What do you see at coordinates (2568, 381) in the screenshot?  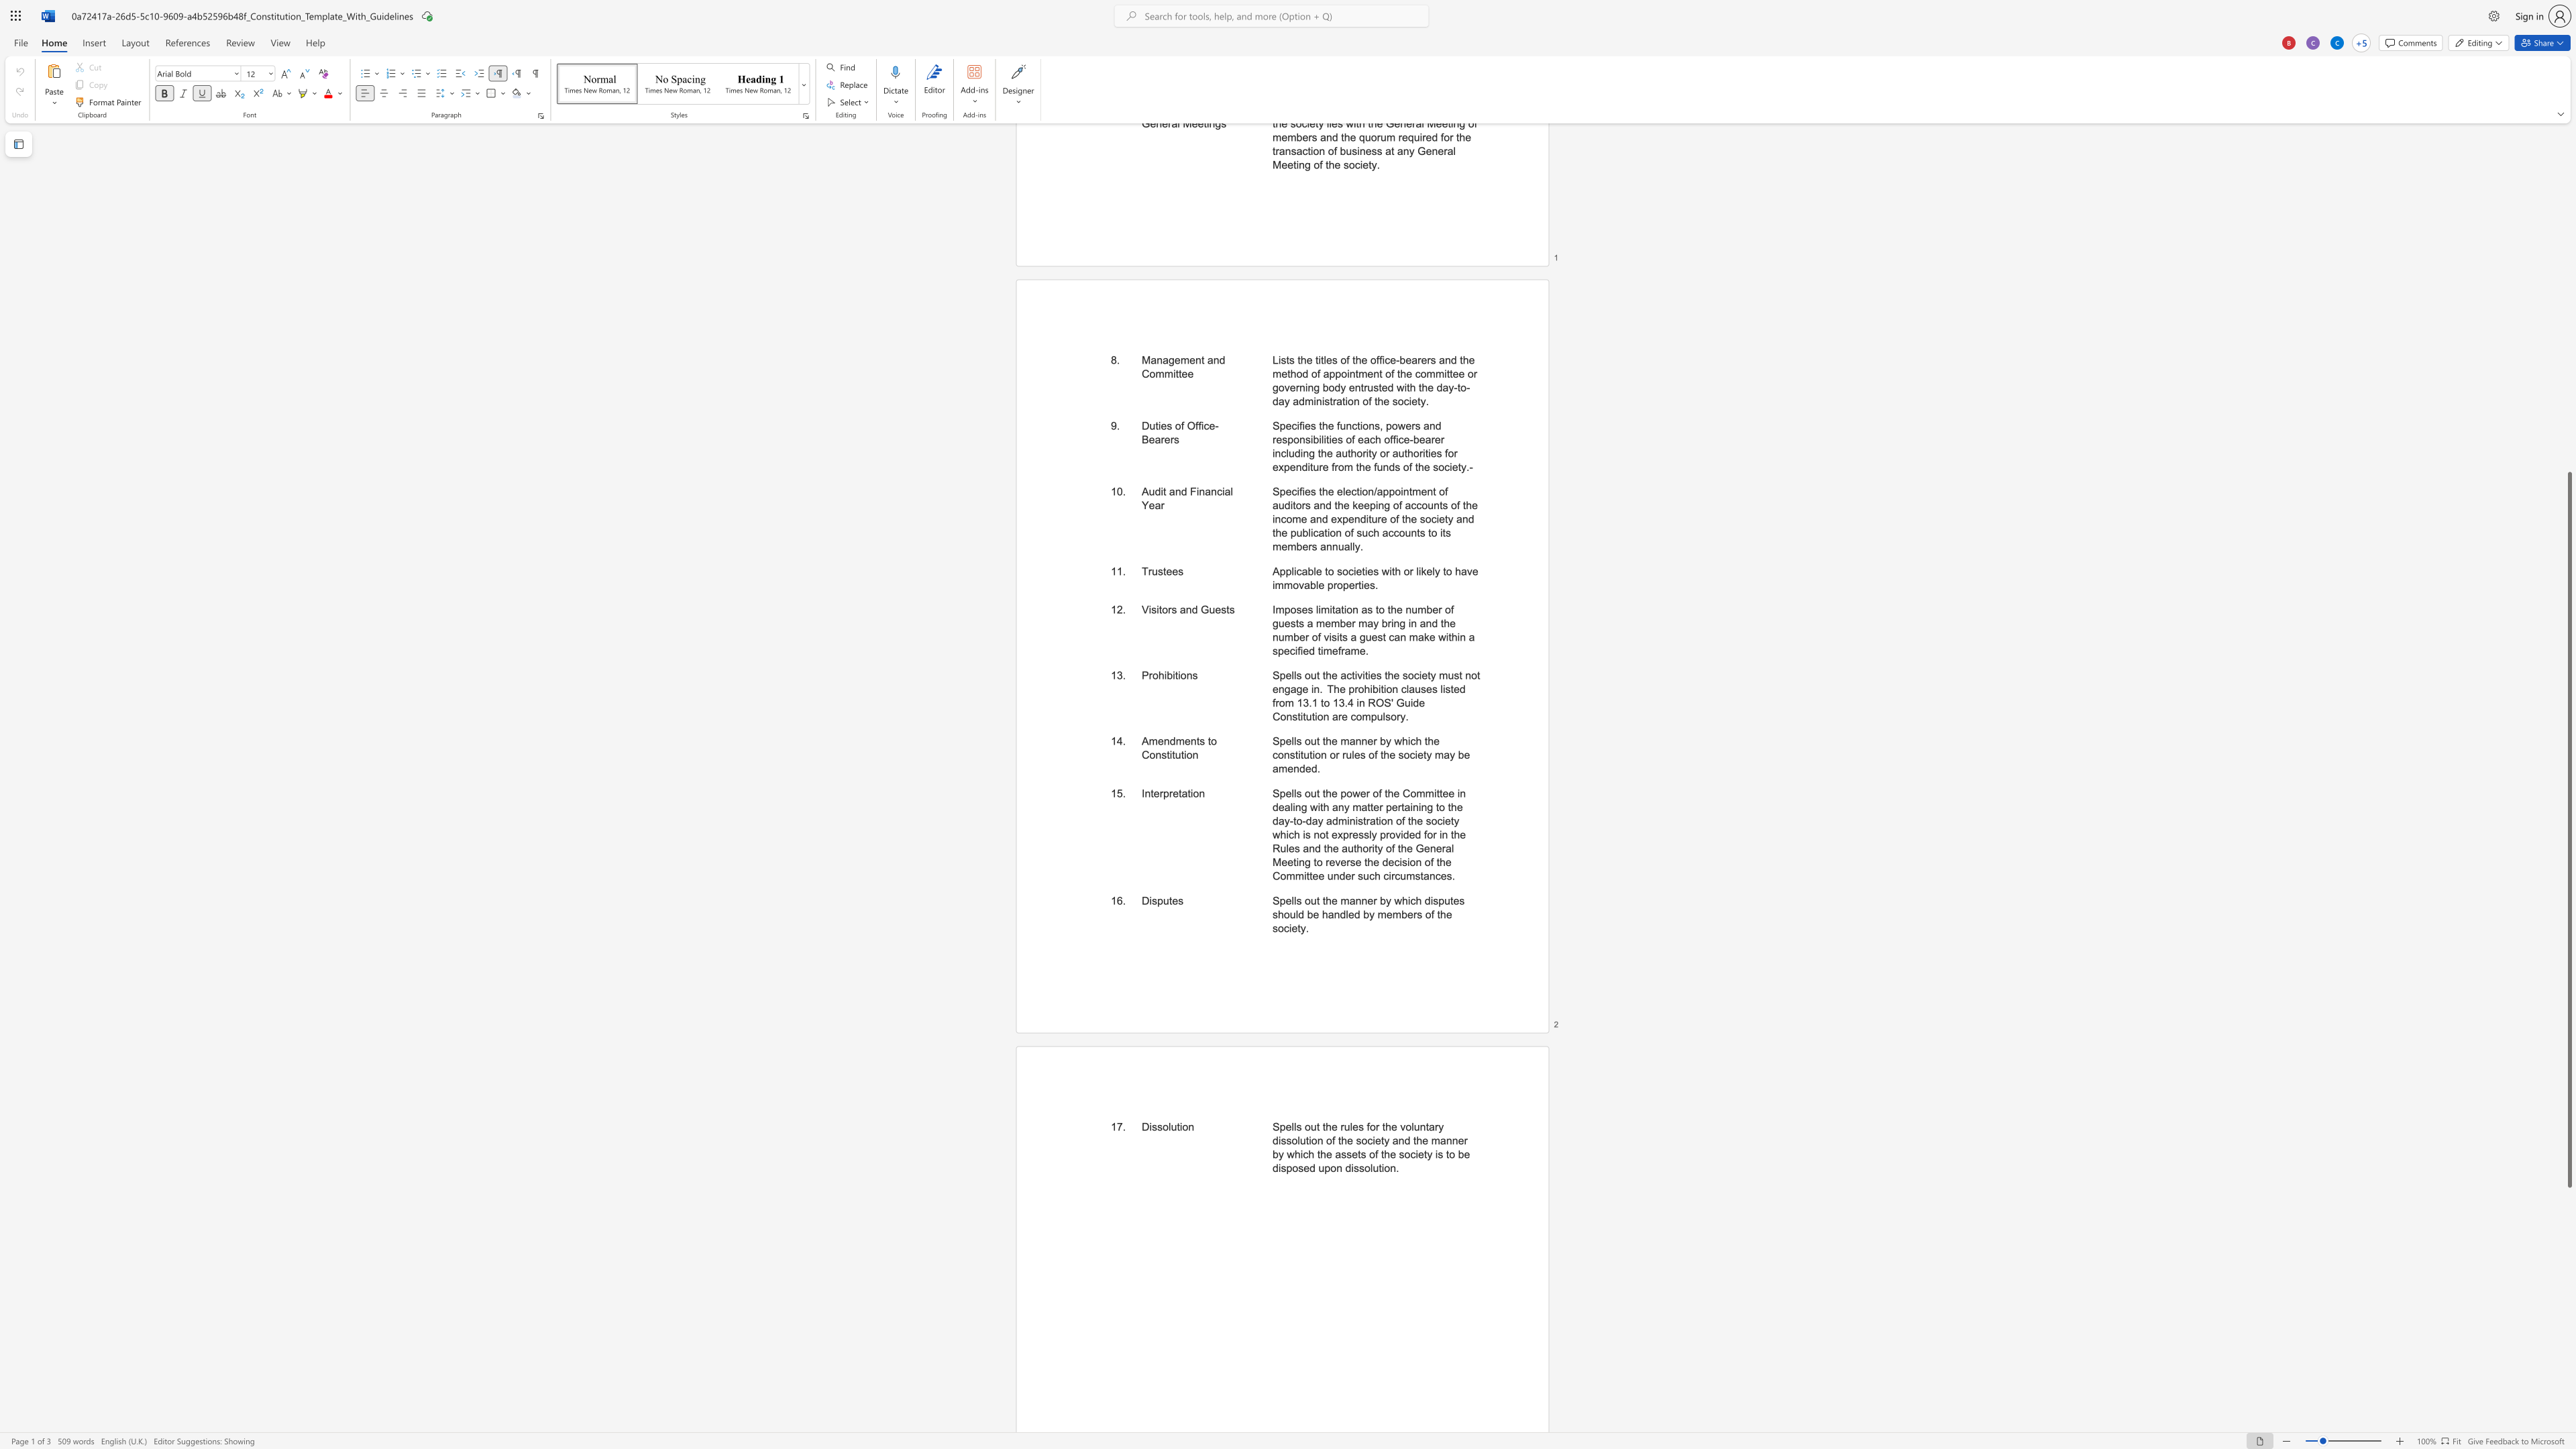 I see `the scrollbar to move the page up` at bounding box center [2568, 381].